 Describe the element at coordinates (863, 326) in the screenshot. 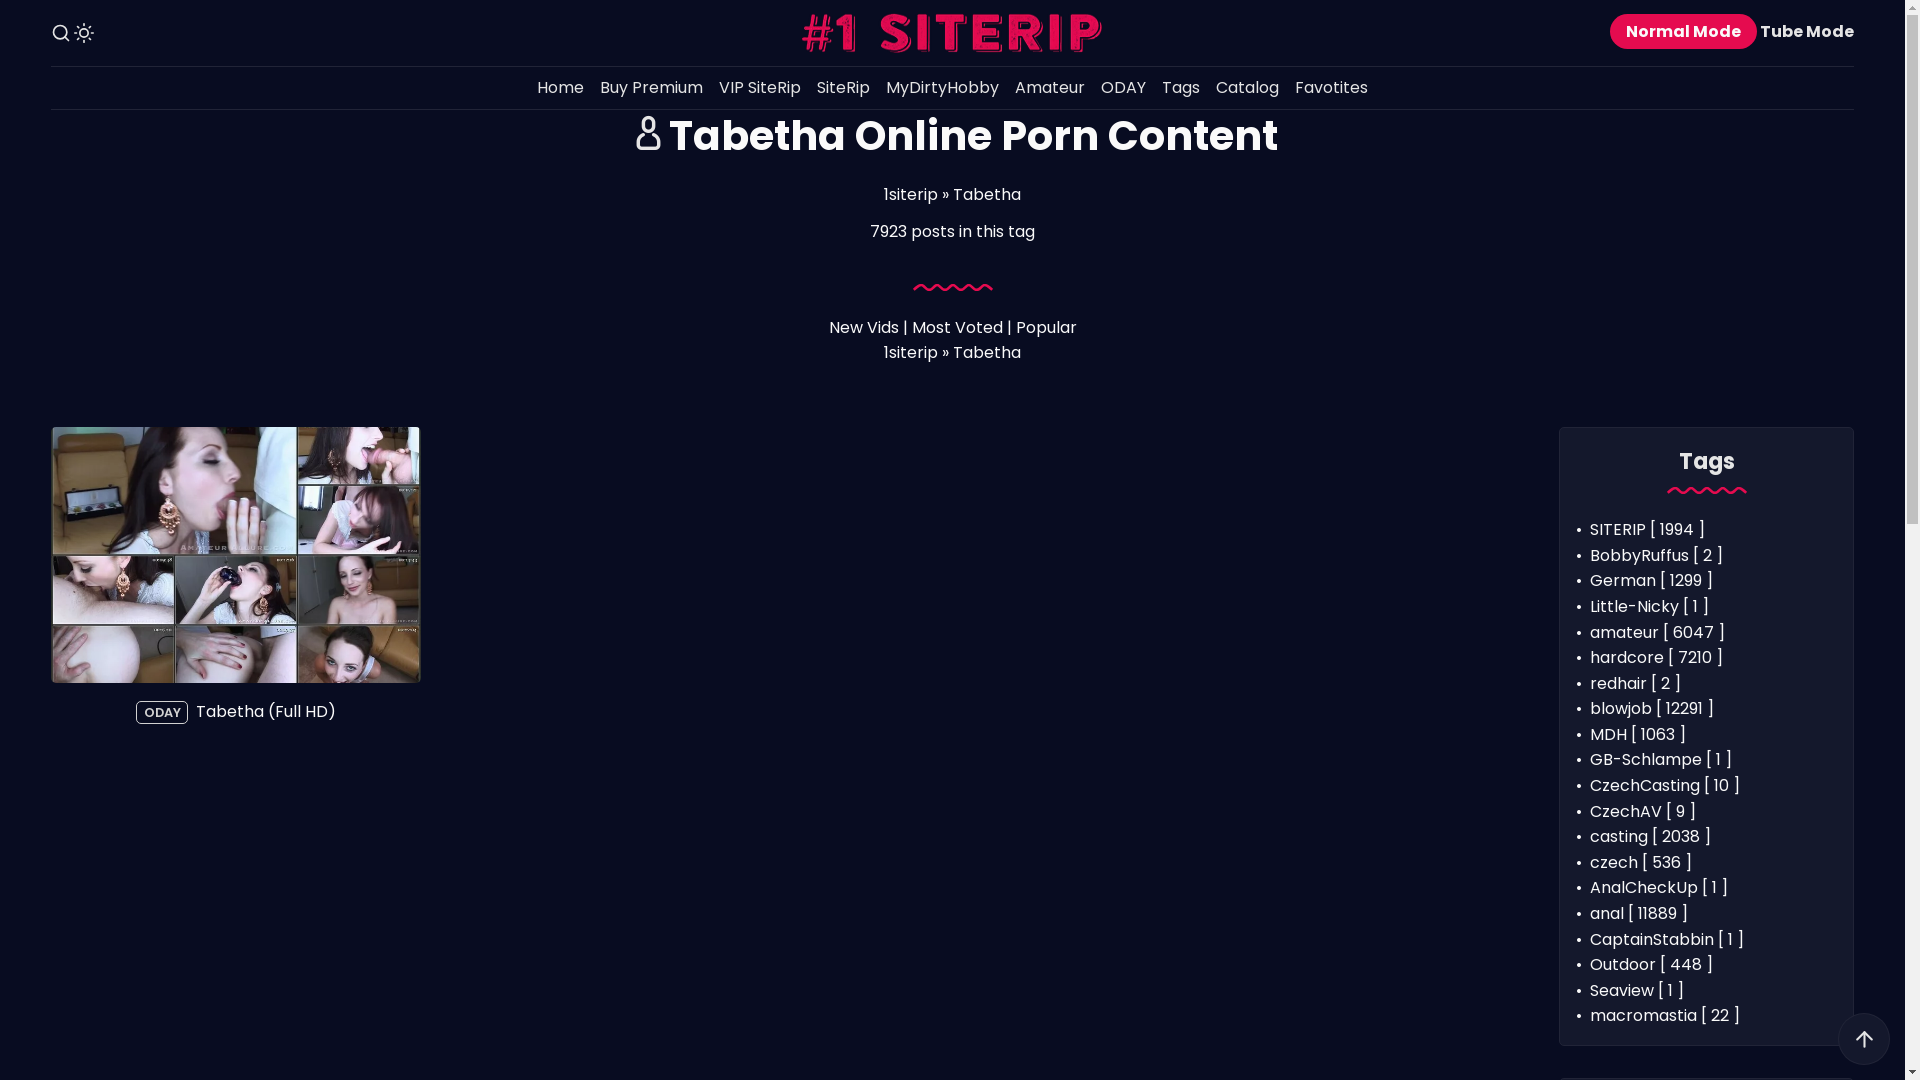

I see `'New Vids'` at that location.